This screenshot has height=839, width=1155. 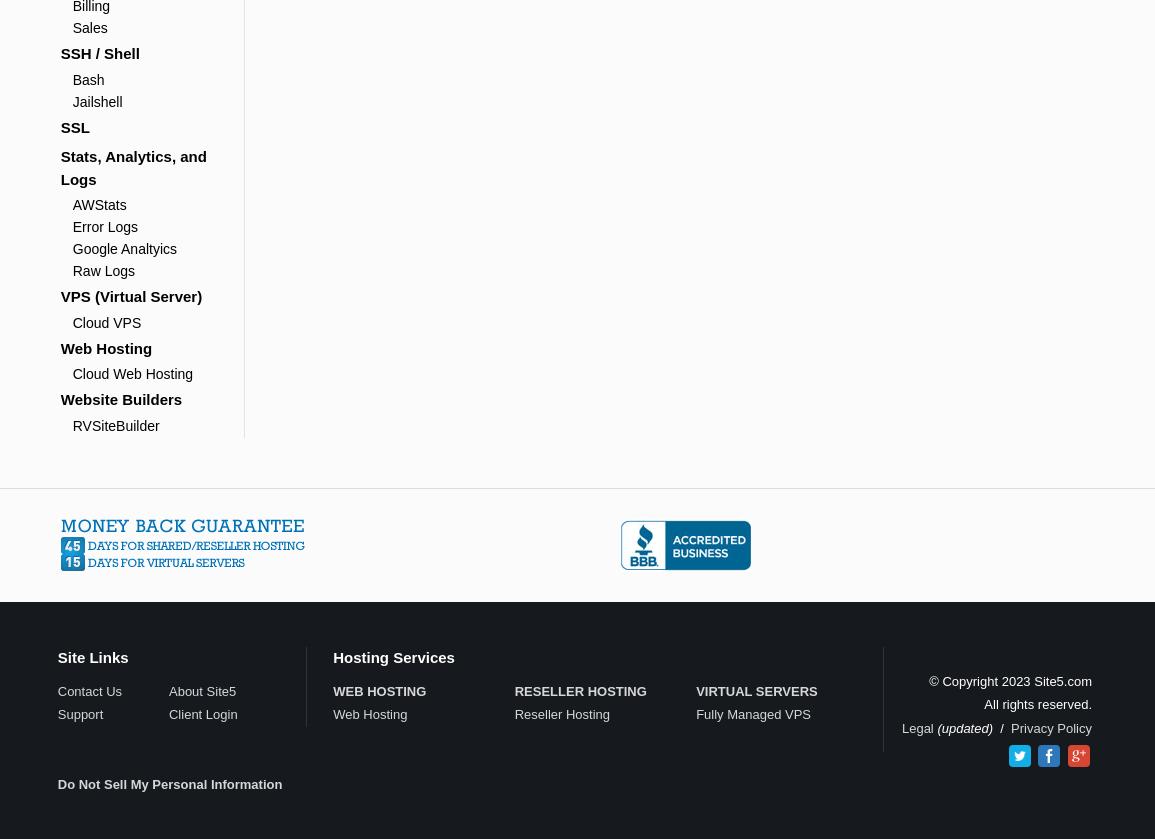 What do you see at coordinates (512, 713) in the screenshot?
I see `'Reseller Hosting'` at bounding box center [512, 713].